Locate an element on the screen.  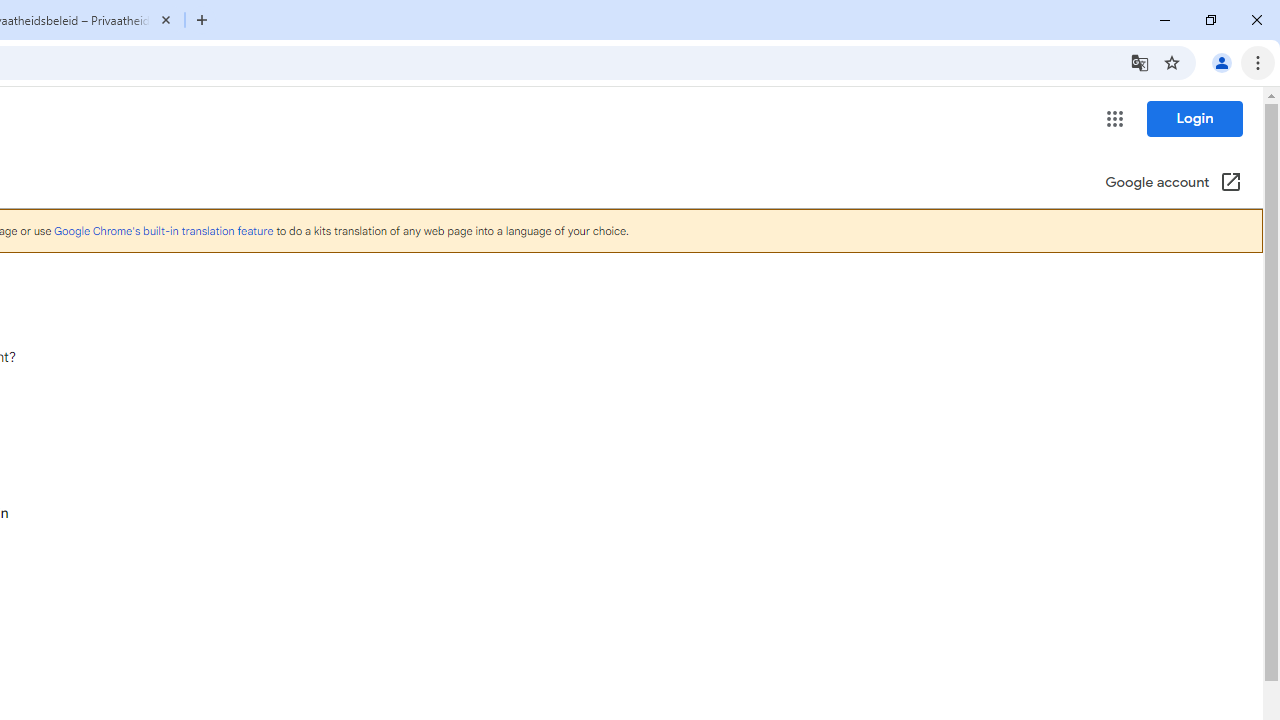
'Google Chrome' is located at coordinates (163, 230).